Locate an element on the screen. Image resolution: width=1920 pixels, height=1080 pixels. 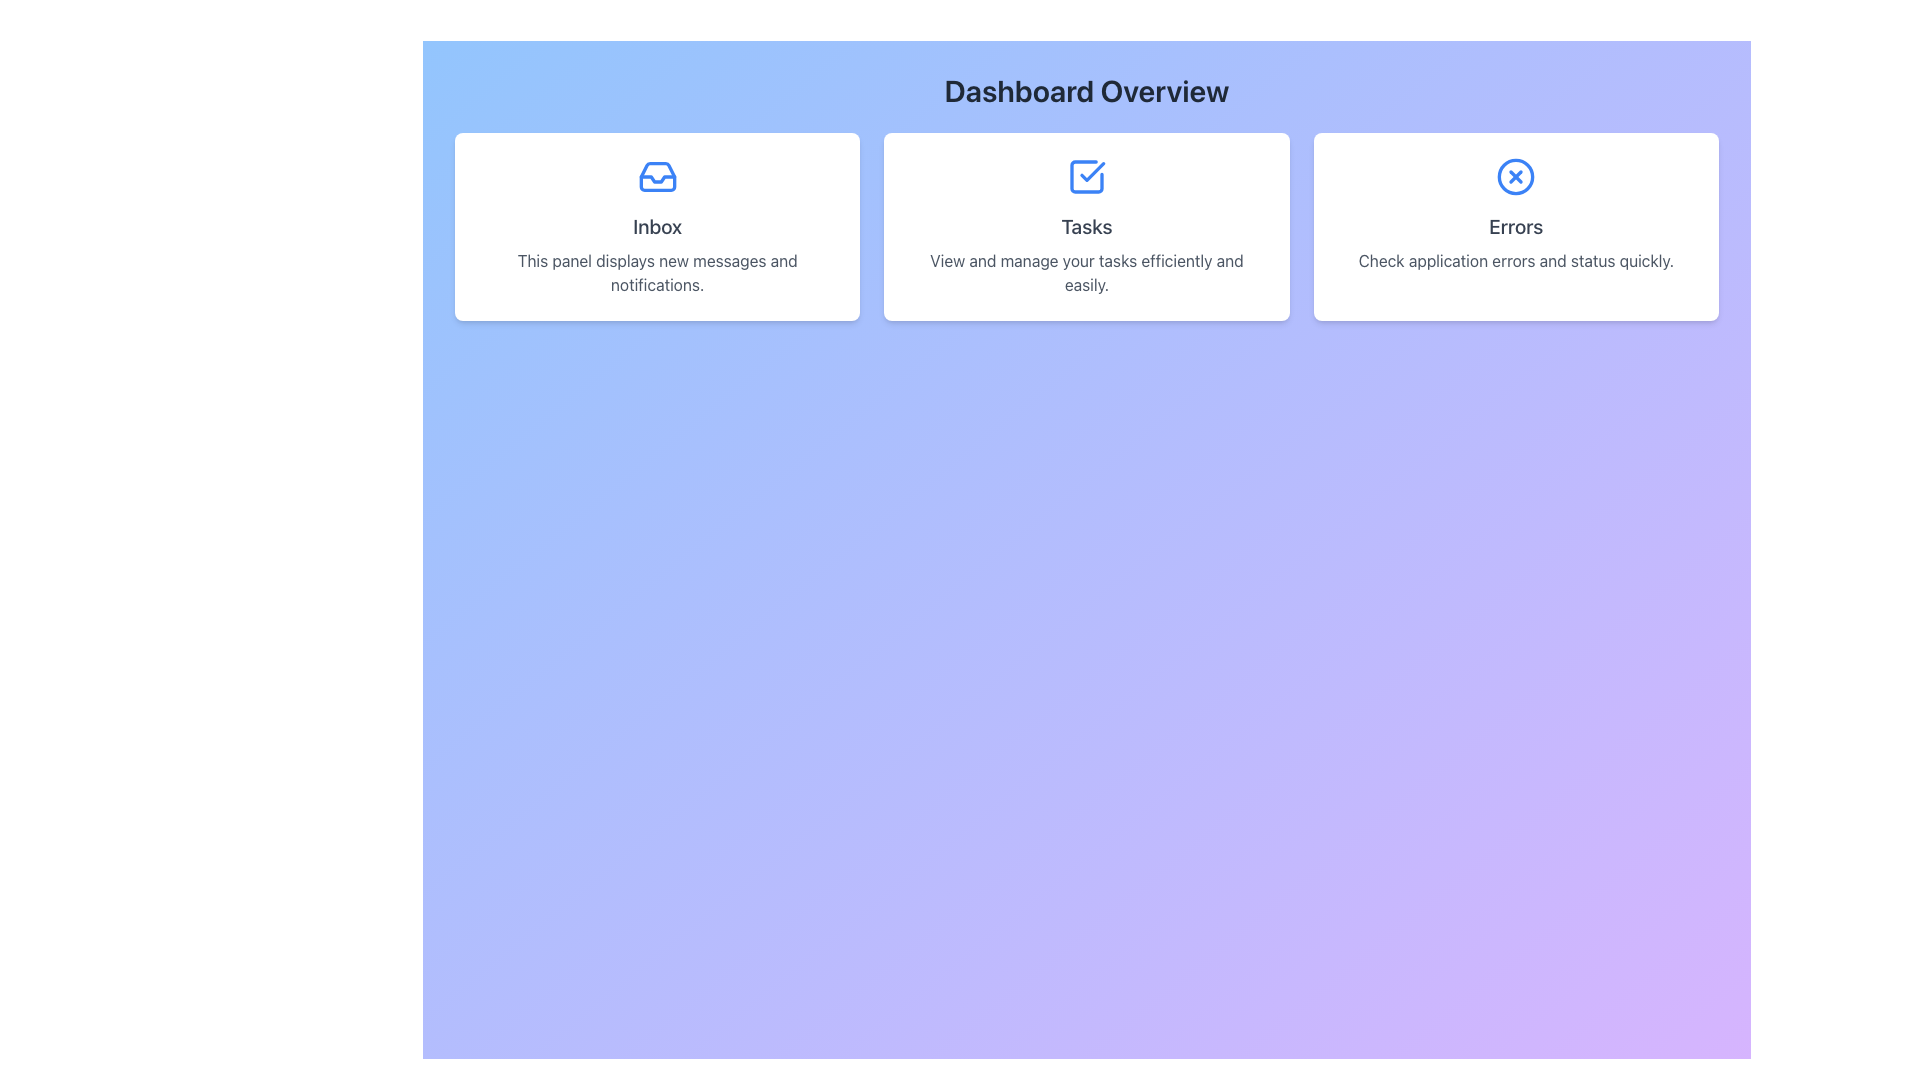
text displayed in the 'Errors' label, which is a large gray text centrally aligned within a white card on a blue gradient background is located at coordinates (1516, 226).